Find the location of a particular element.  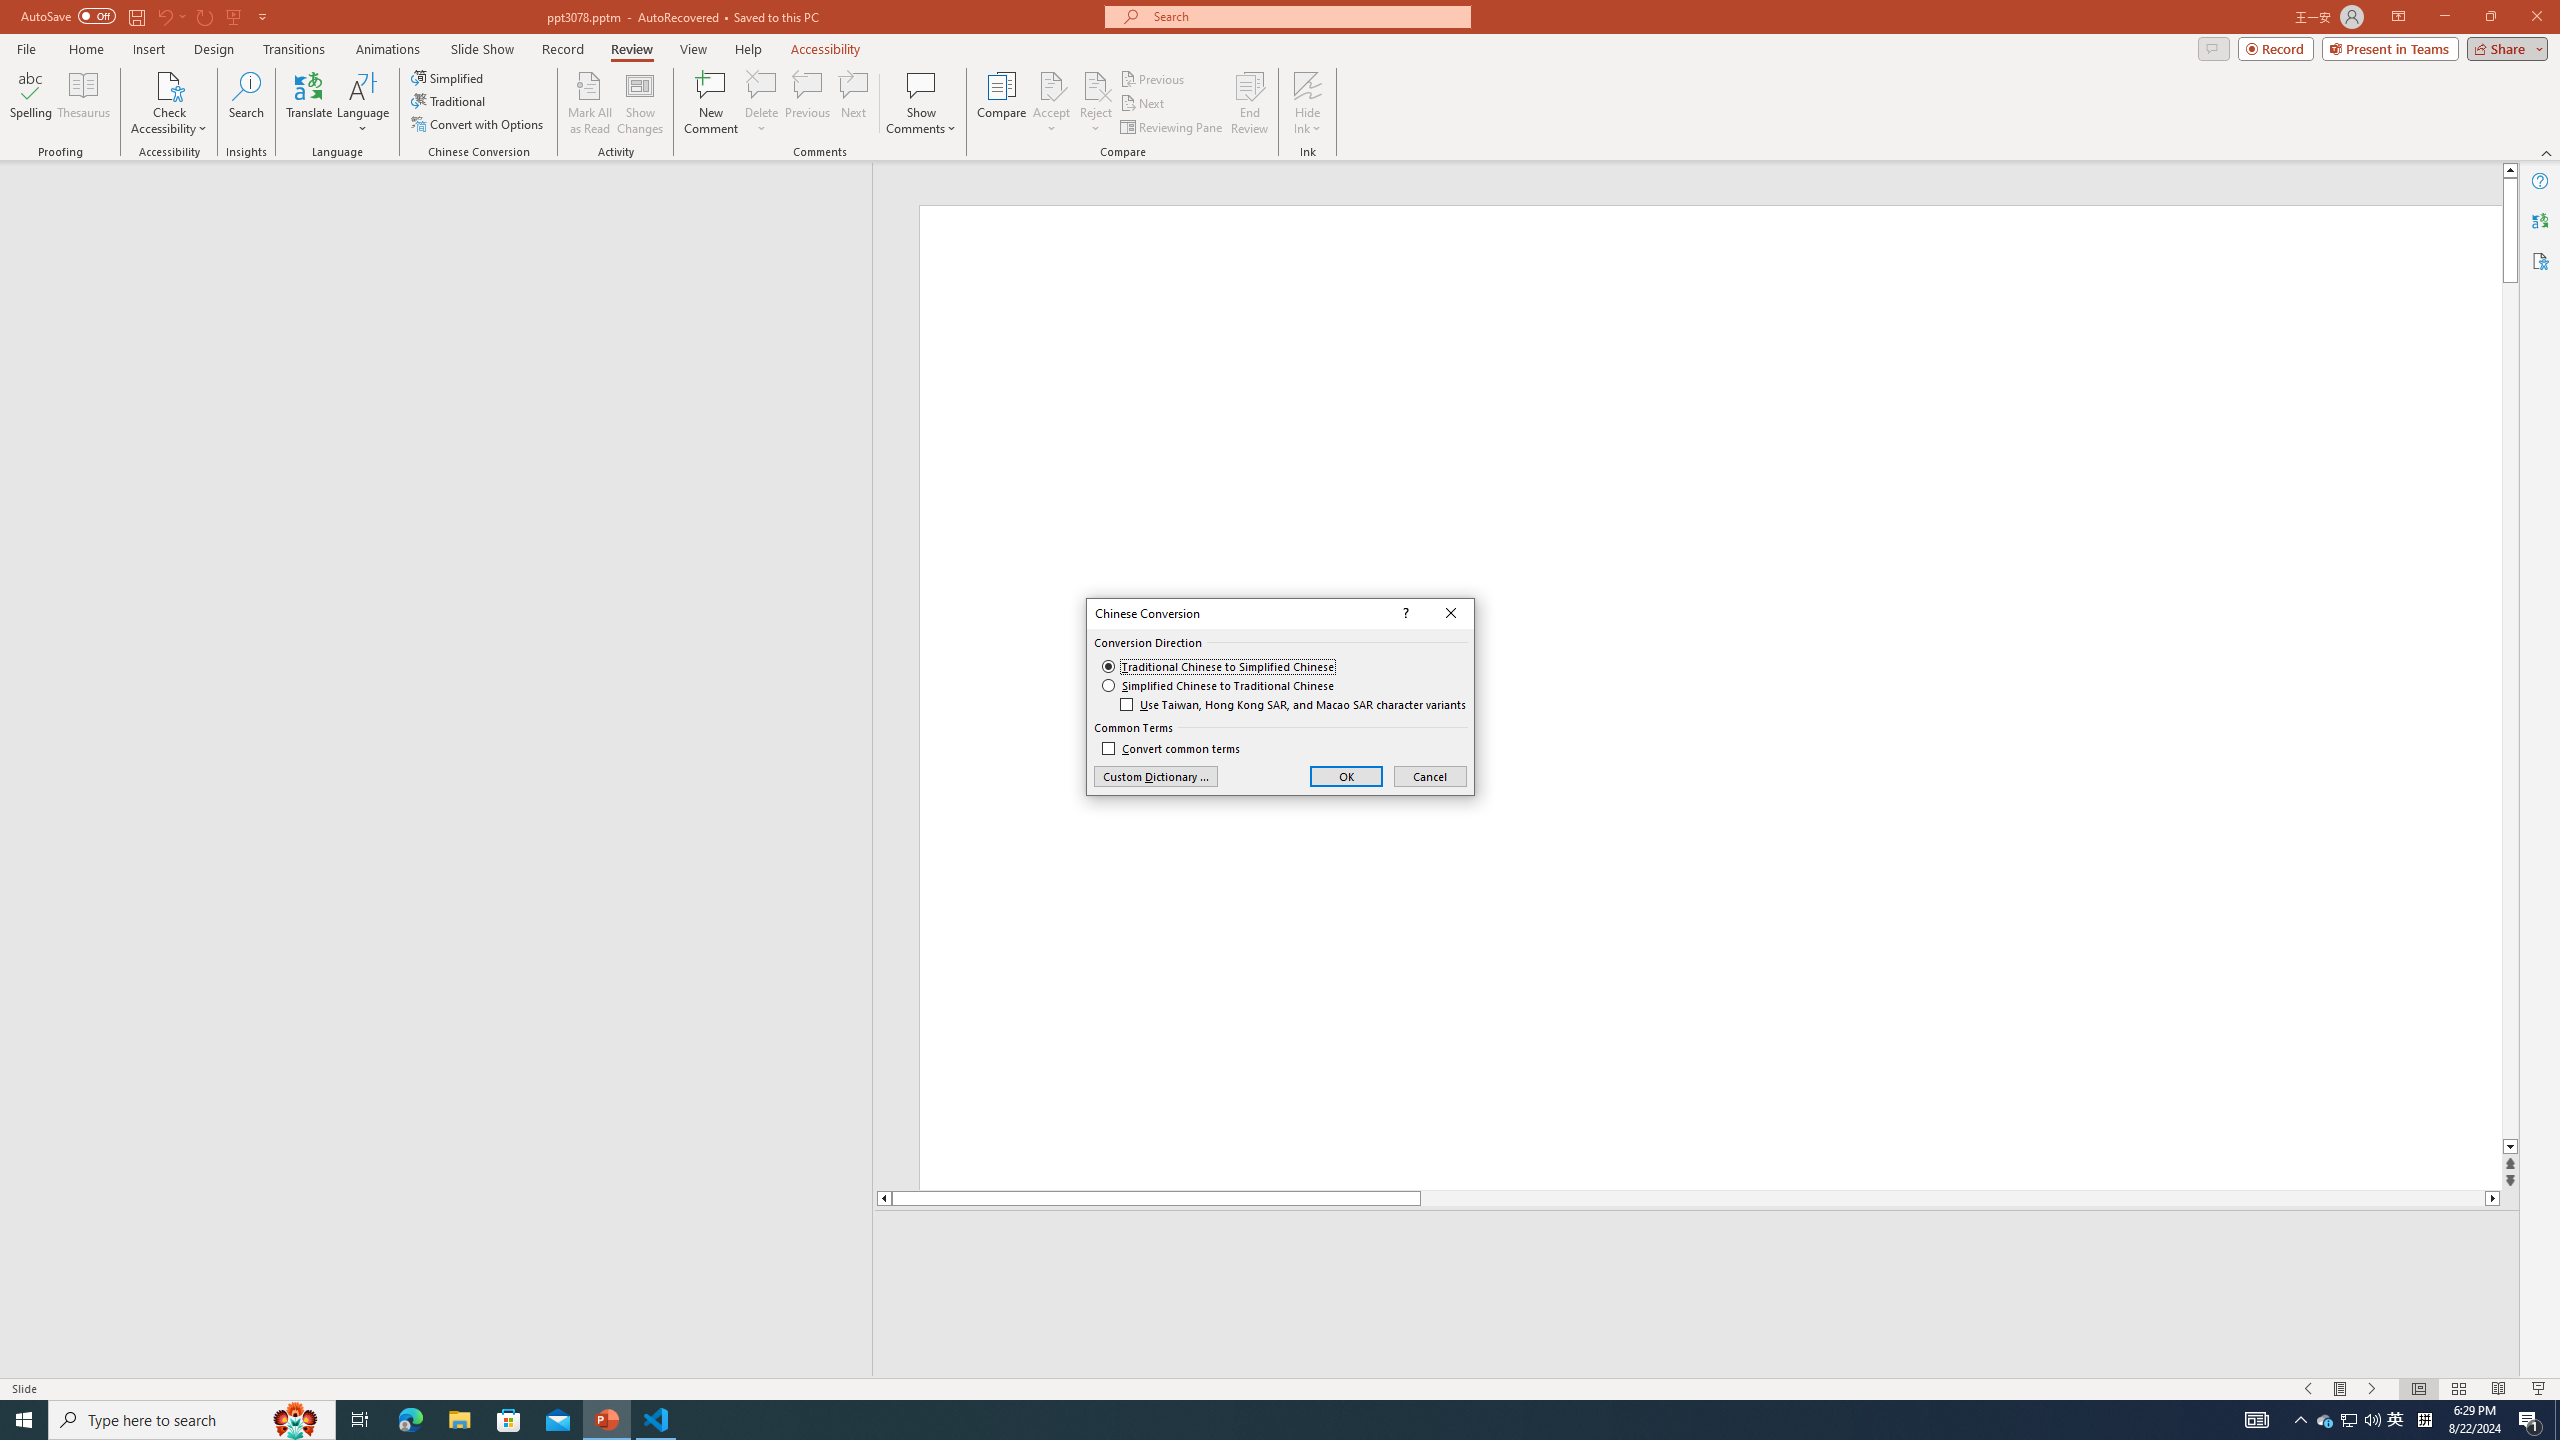

'End Review' is located at coordinates (1248, 103).